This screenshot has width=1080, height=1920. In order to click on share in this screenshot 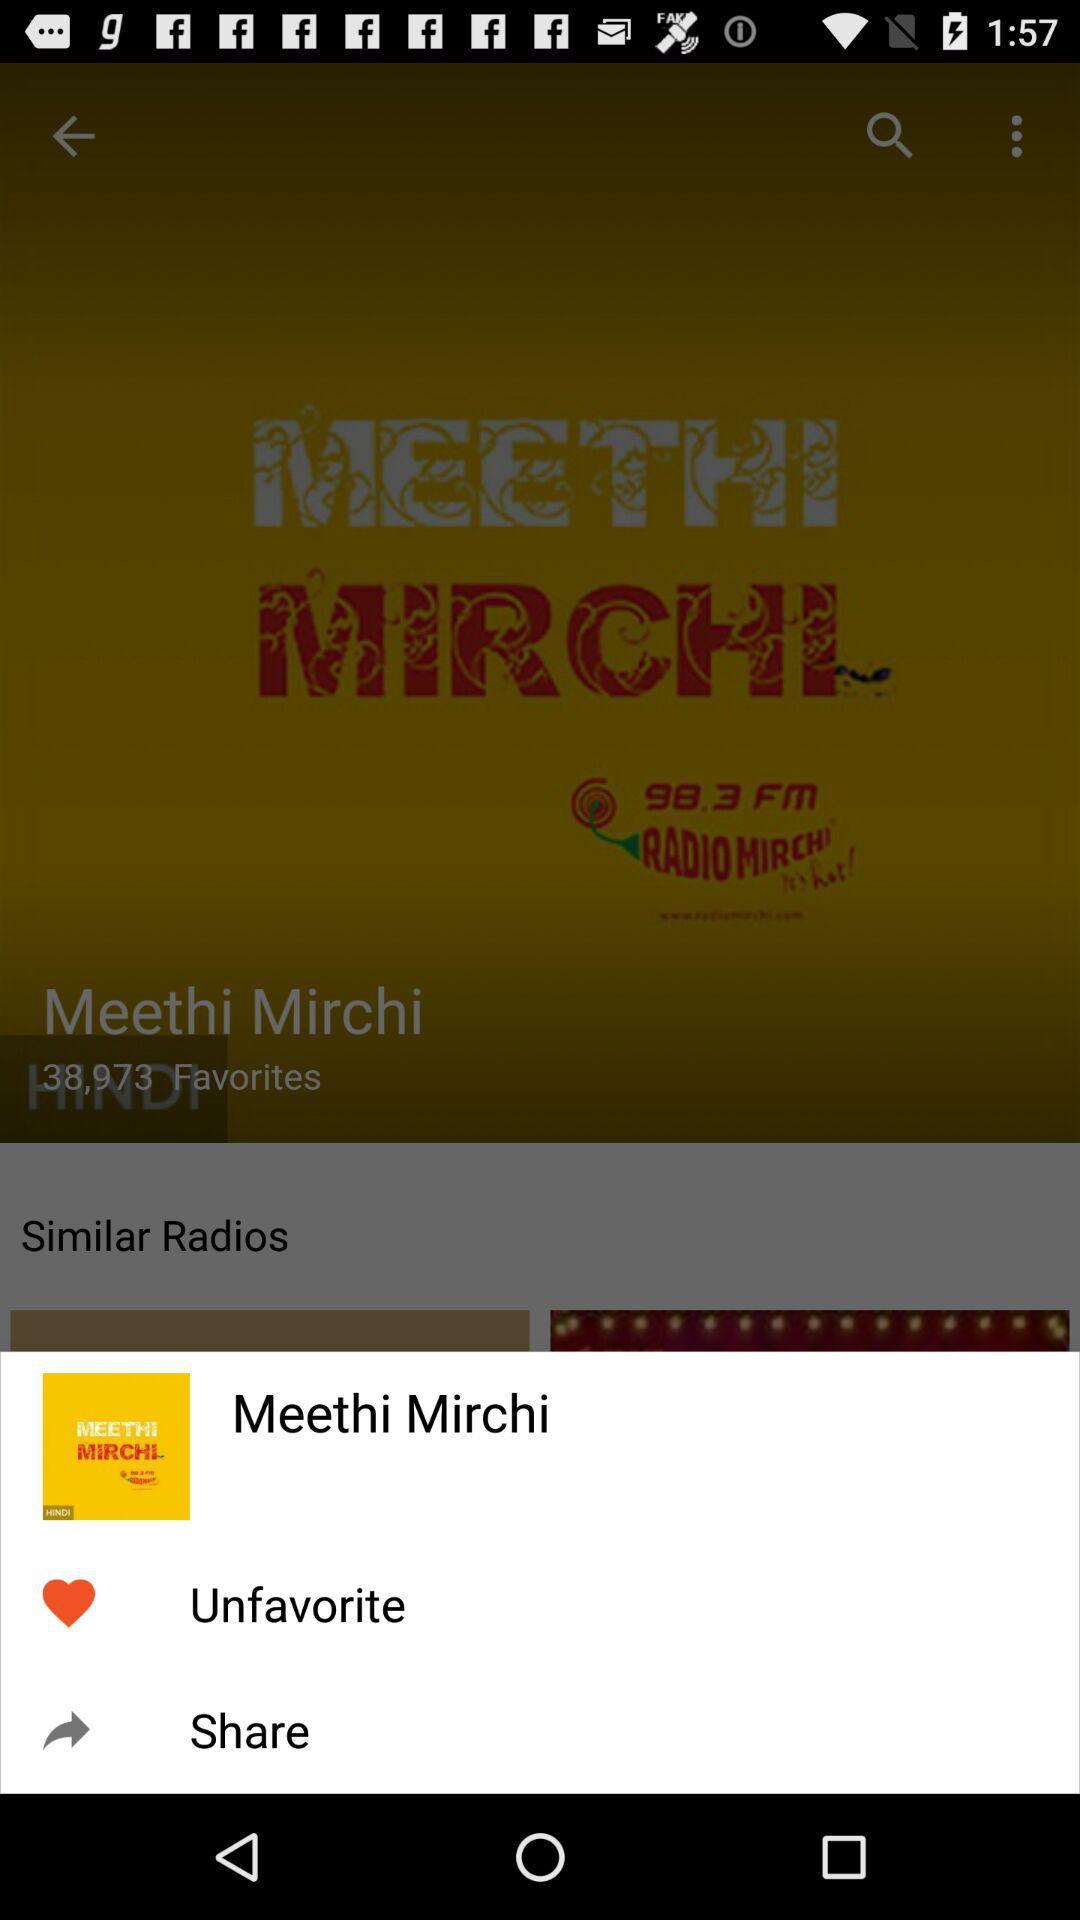, I will do `click(248, 1729)`.